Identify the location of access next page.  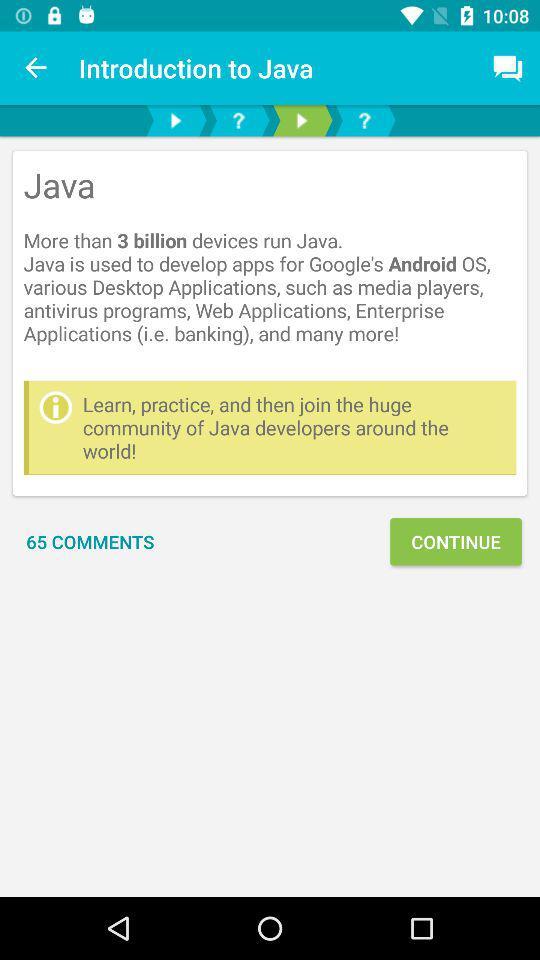
(175, 120).